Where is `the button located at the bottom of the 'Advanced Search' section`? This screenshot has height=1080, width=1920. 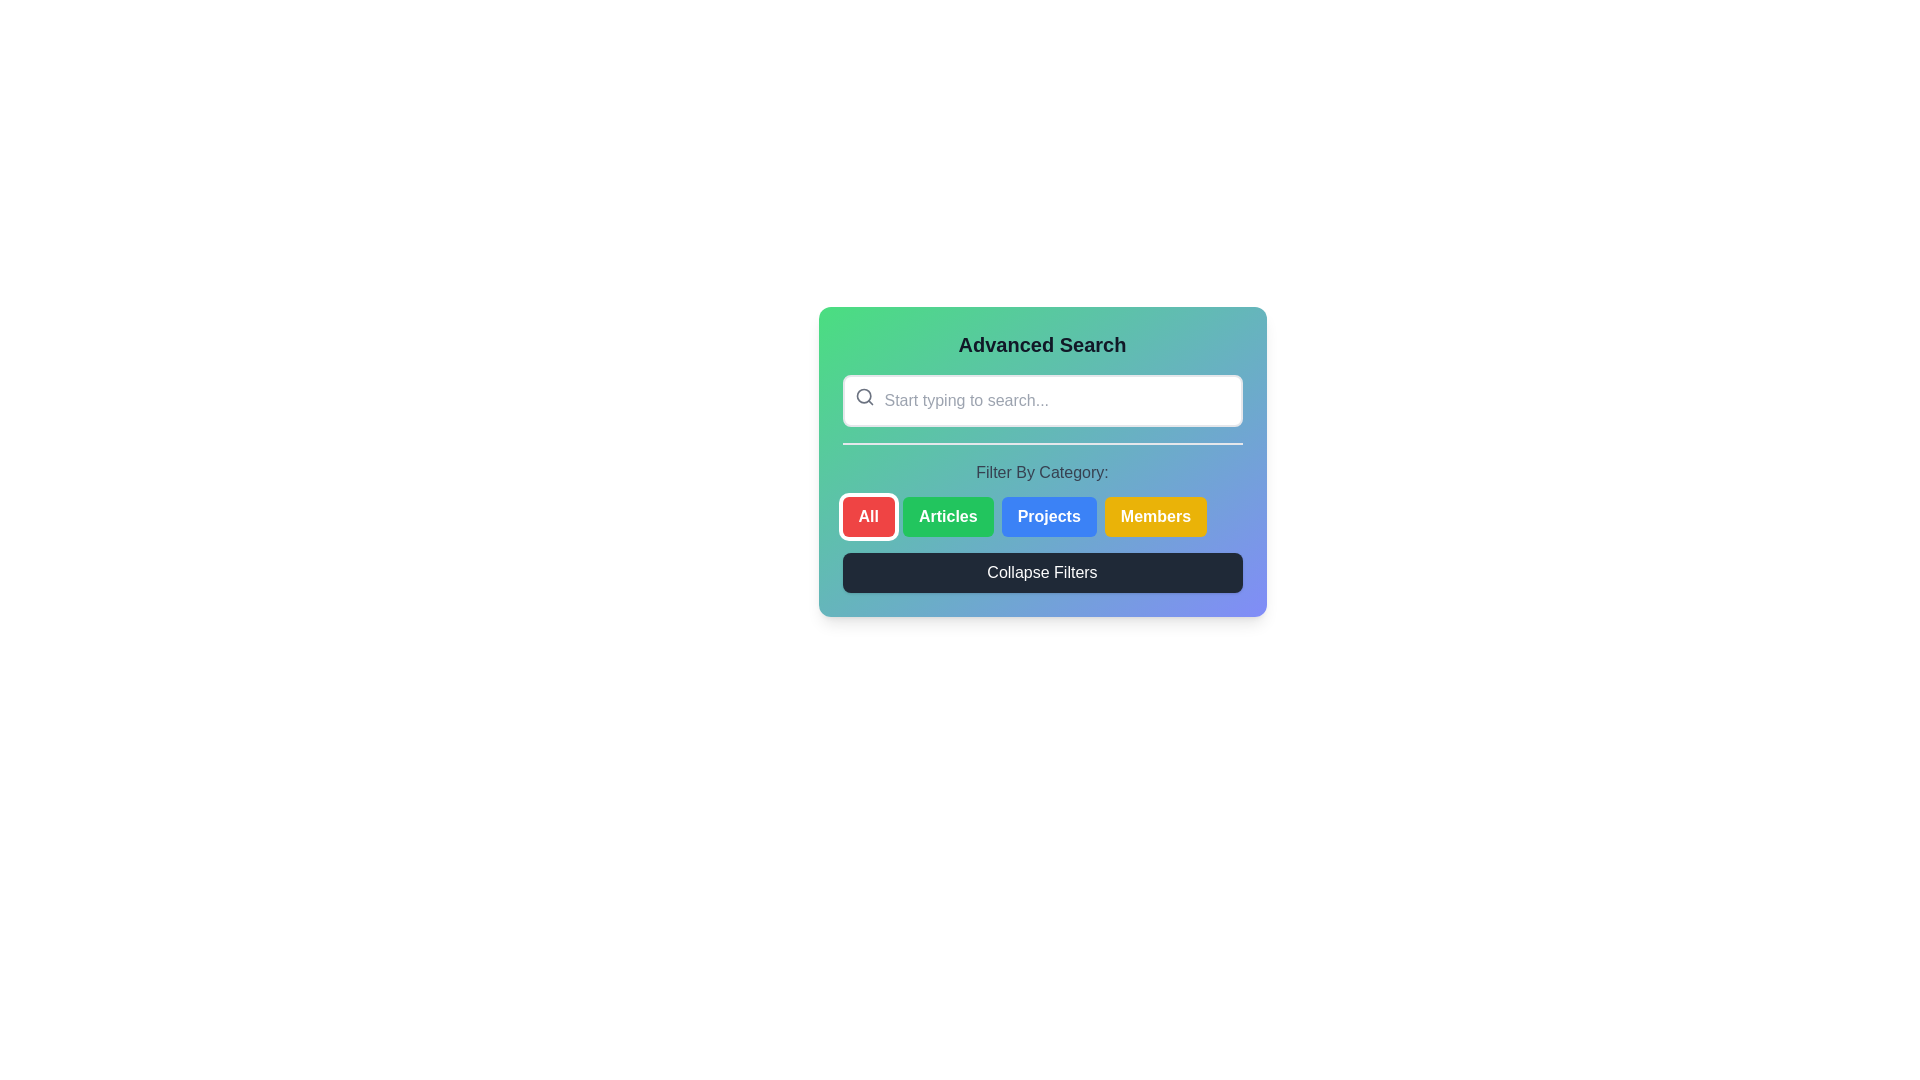
the button located at the bottom of the 'Advanced Search' section is located at coordinates (1041, 573).